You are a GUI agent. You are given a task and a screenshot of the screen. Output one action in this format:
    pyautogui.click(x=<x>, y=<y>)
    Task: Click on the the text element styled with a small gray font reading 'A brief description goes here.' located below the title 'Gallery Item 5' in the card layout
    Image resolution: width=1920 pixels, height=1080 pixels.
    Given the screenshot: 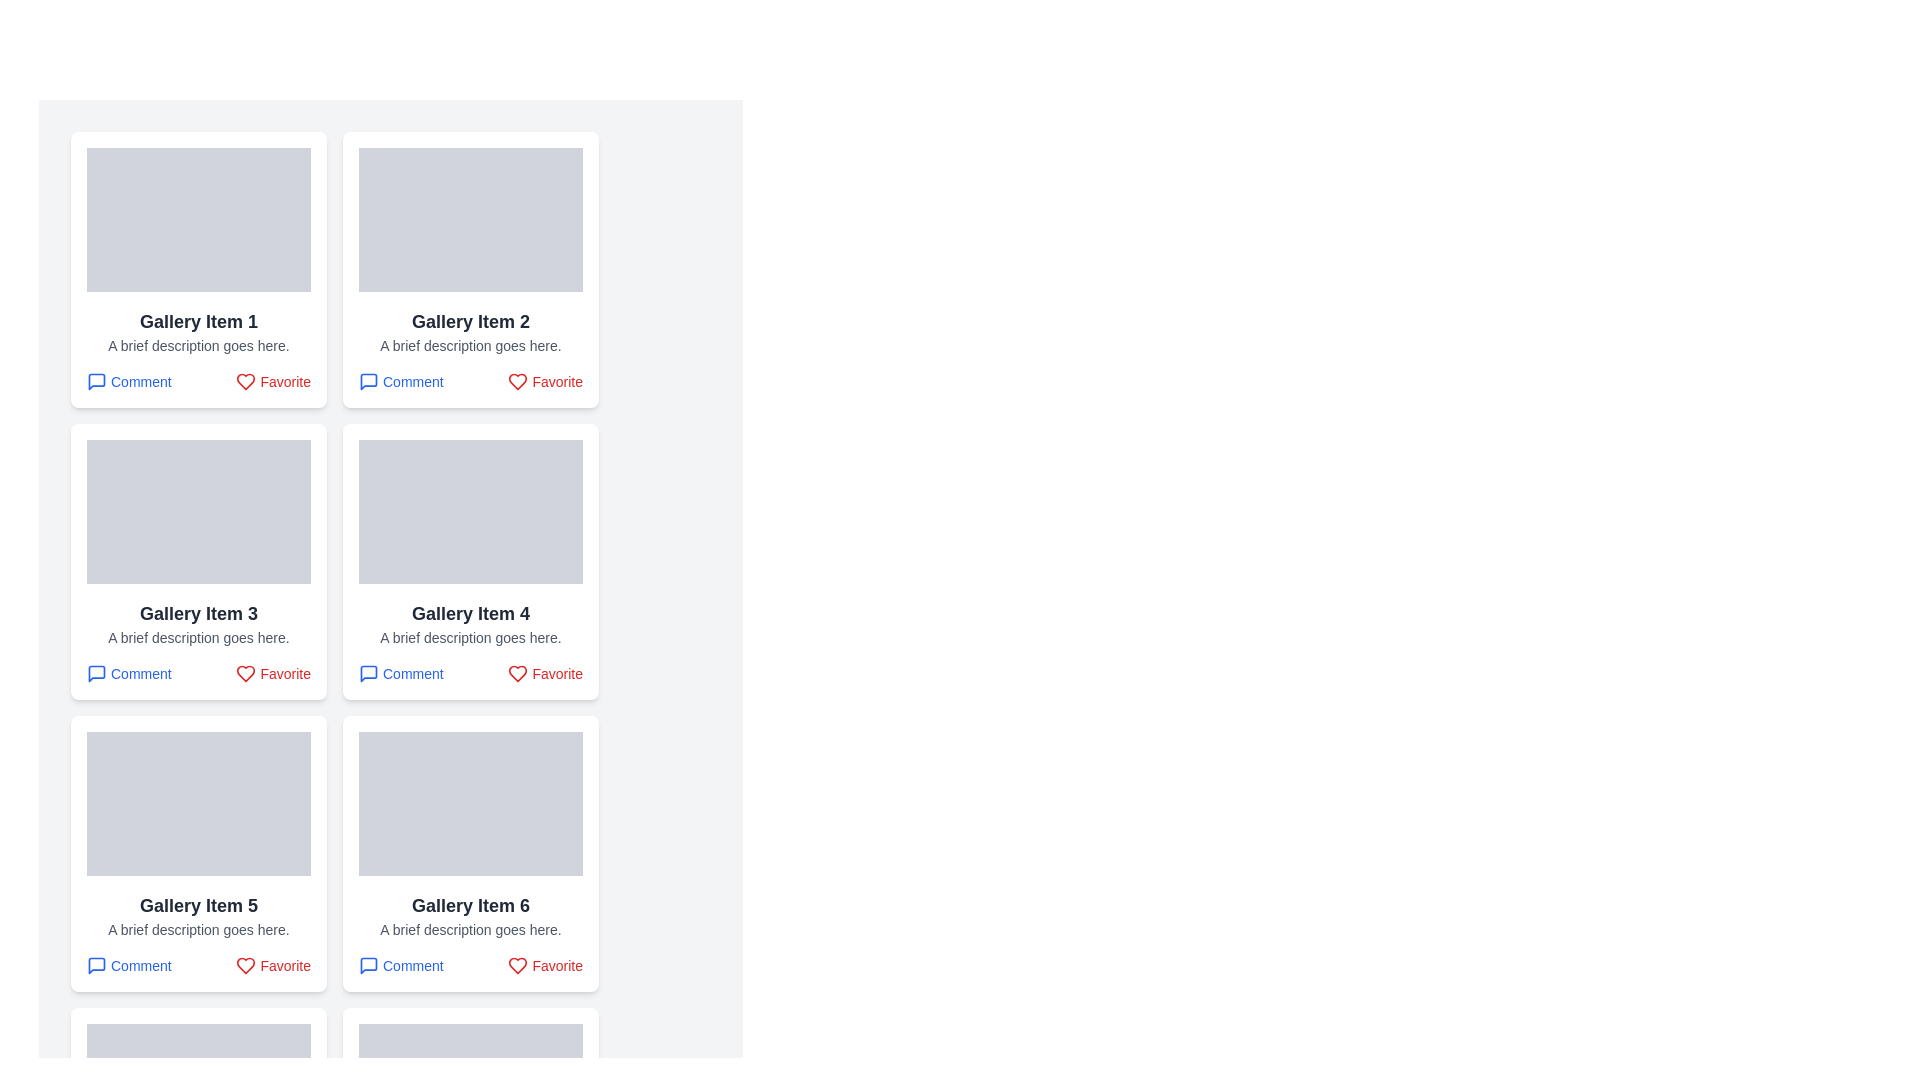 What is the action you would take?
    pyautogui.click(x=198, y=929)
    